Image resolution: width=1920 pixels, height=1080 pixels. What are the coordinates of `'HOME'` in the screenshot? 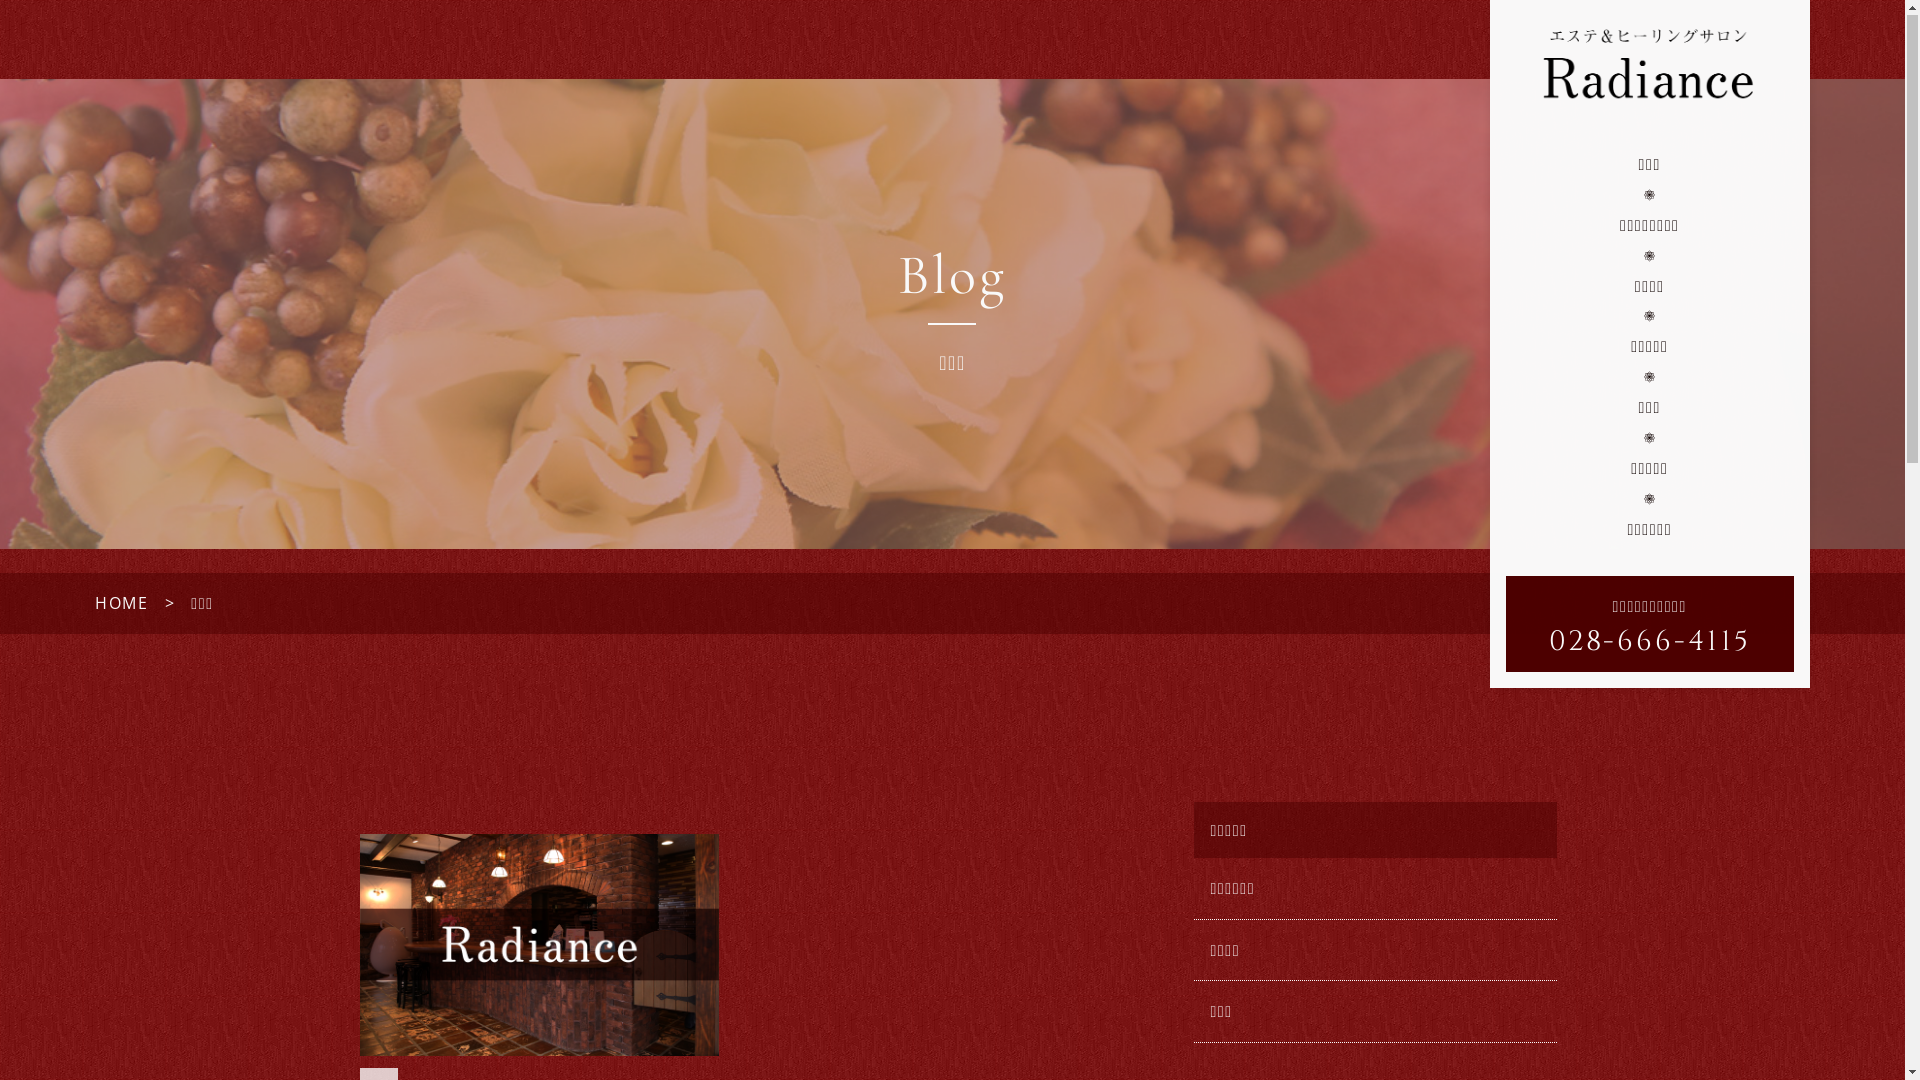 It's located at (120, 603).